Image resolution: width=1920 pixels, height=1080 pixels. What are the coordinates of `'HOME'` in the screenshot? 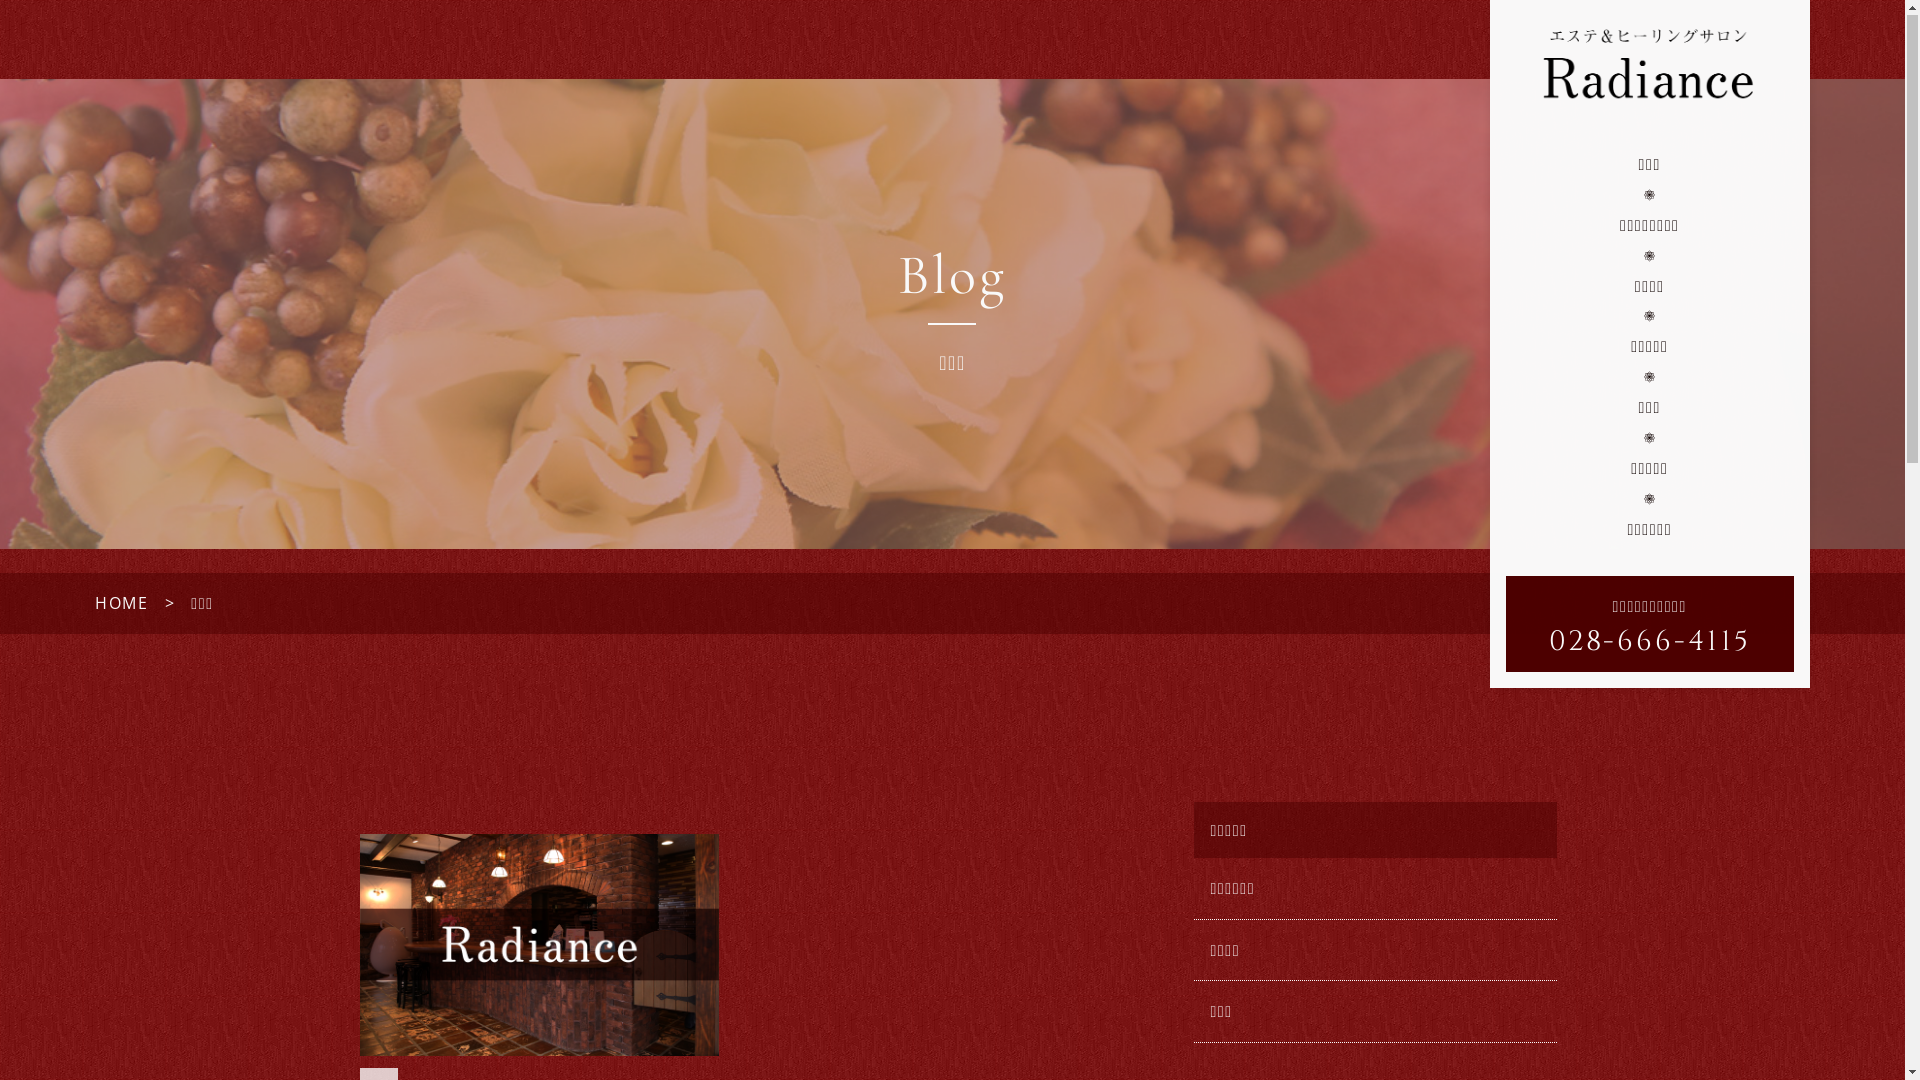 It's located at (120, 603).